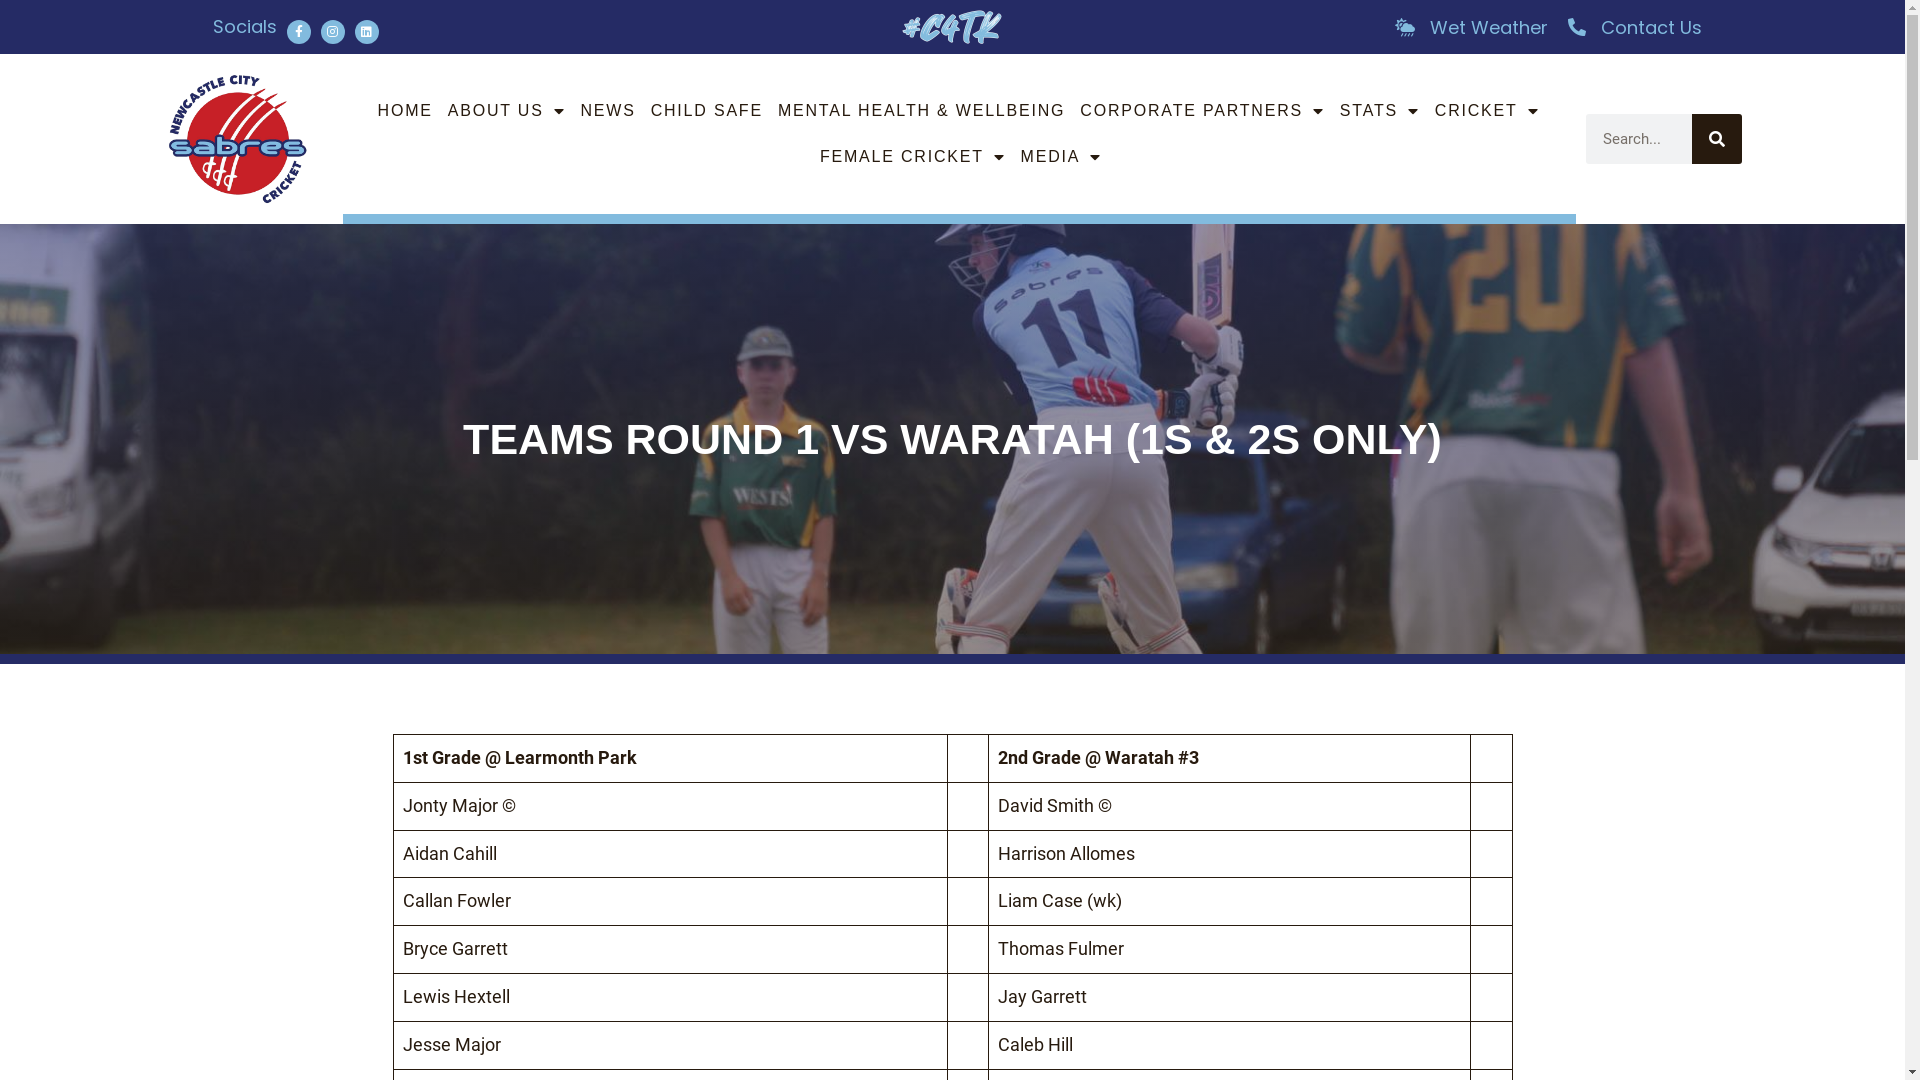  I want to click on '#c4tk', so click(901, 27).